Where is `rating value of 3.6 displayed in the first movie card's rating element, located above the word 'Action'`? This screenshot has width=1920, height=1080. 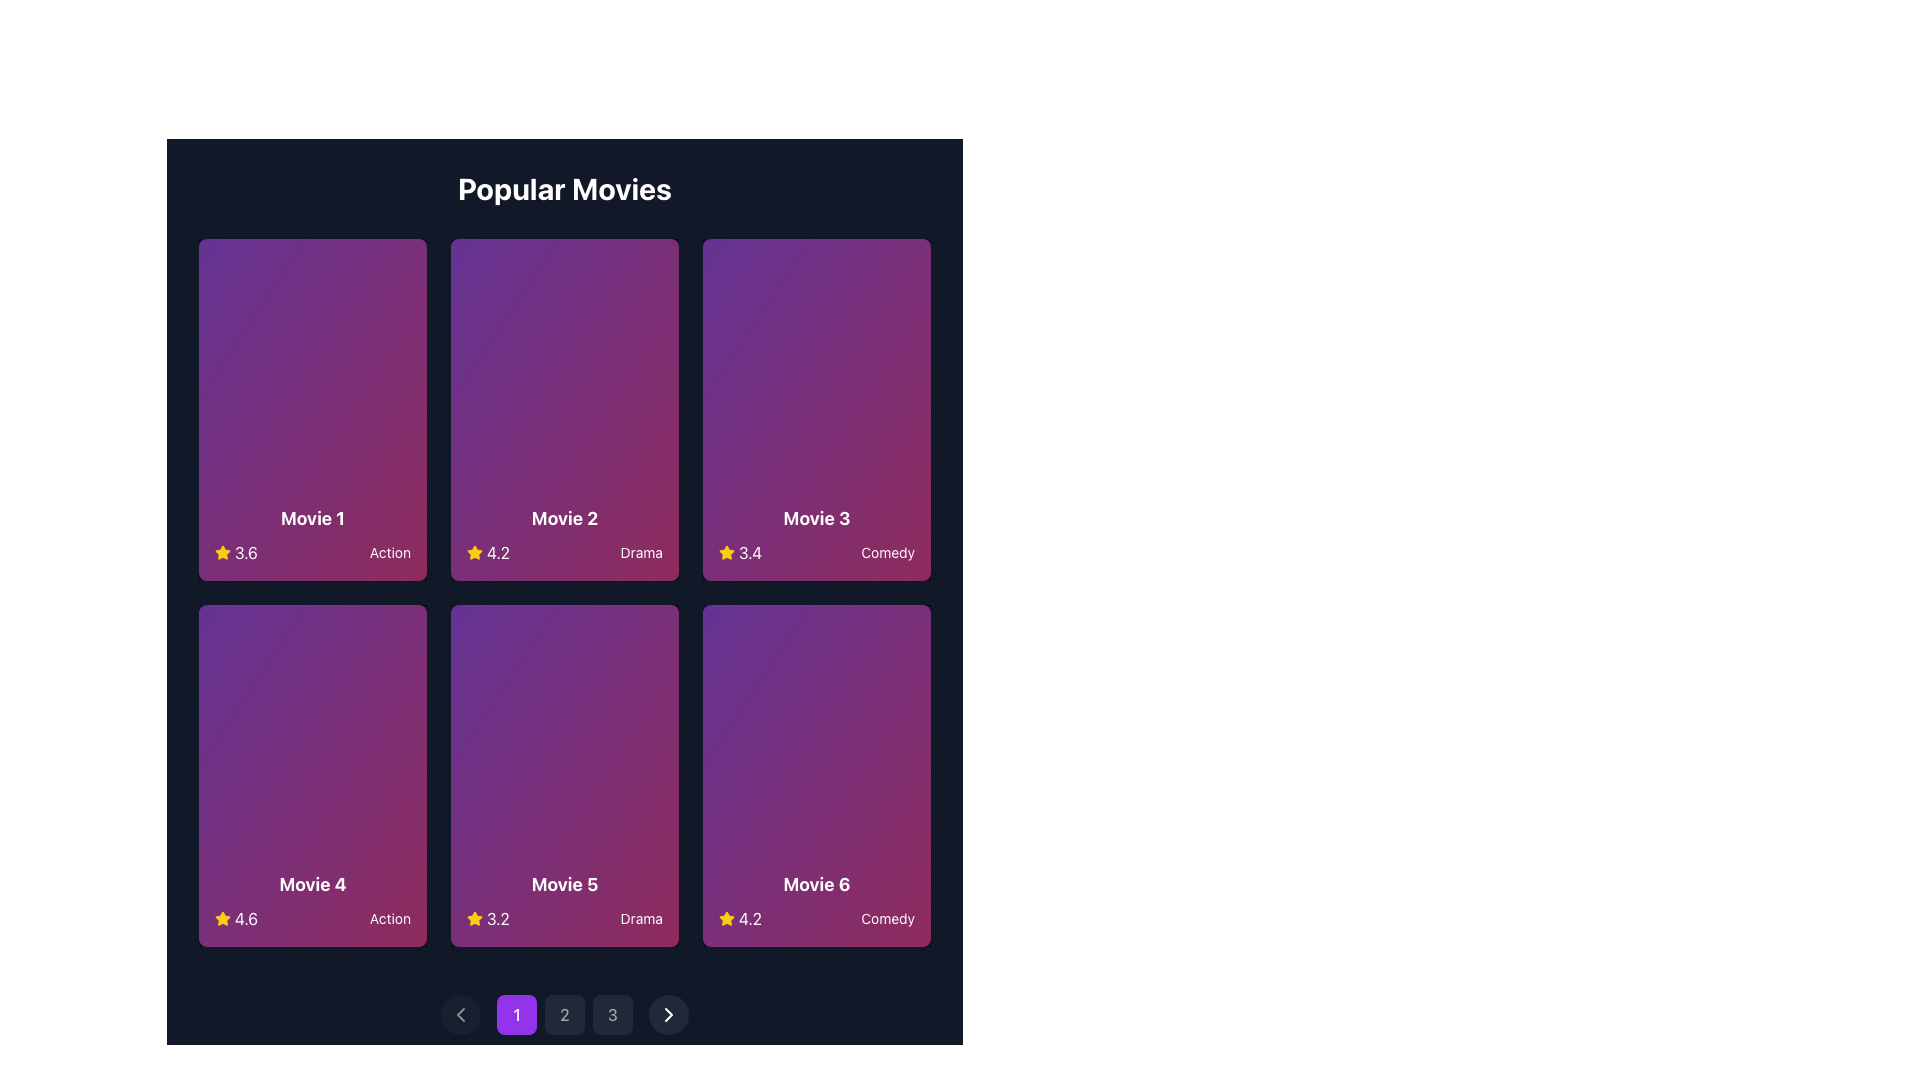 rating value of 3.6 displayed in the first movie card's rating element, located above the word 'Action' is located at coordinates (236, 552).